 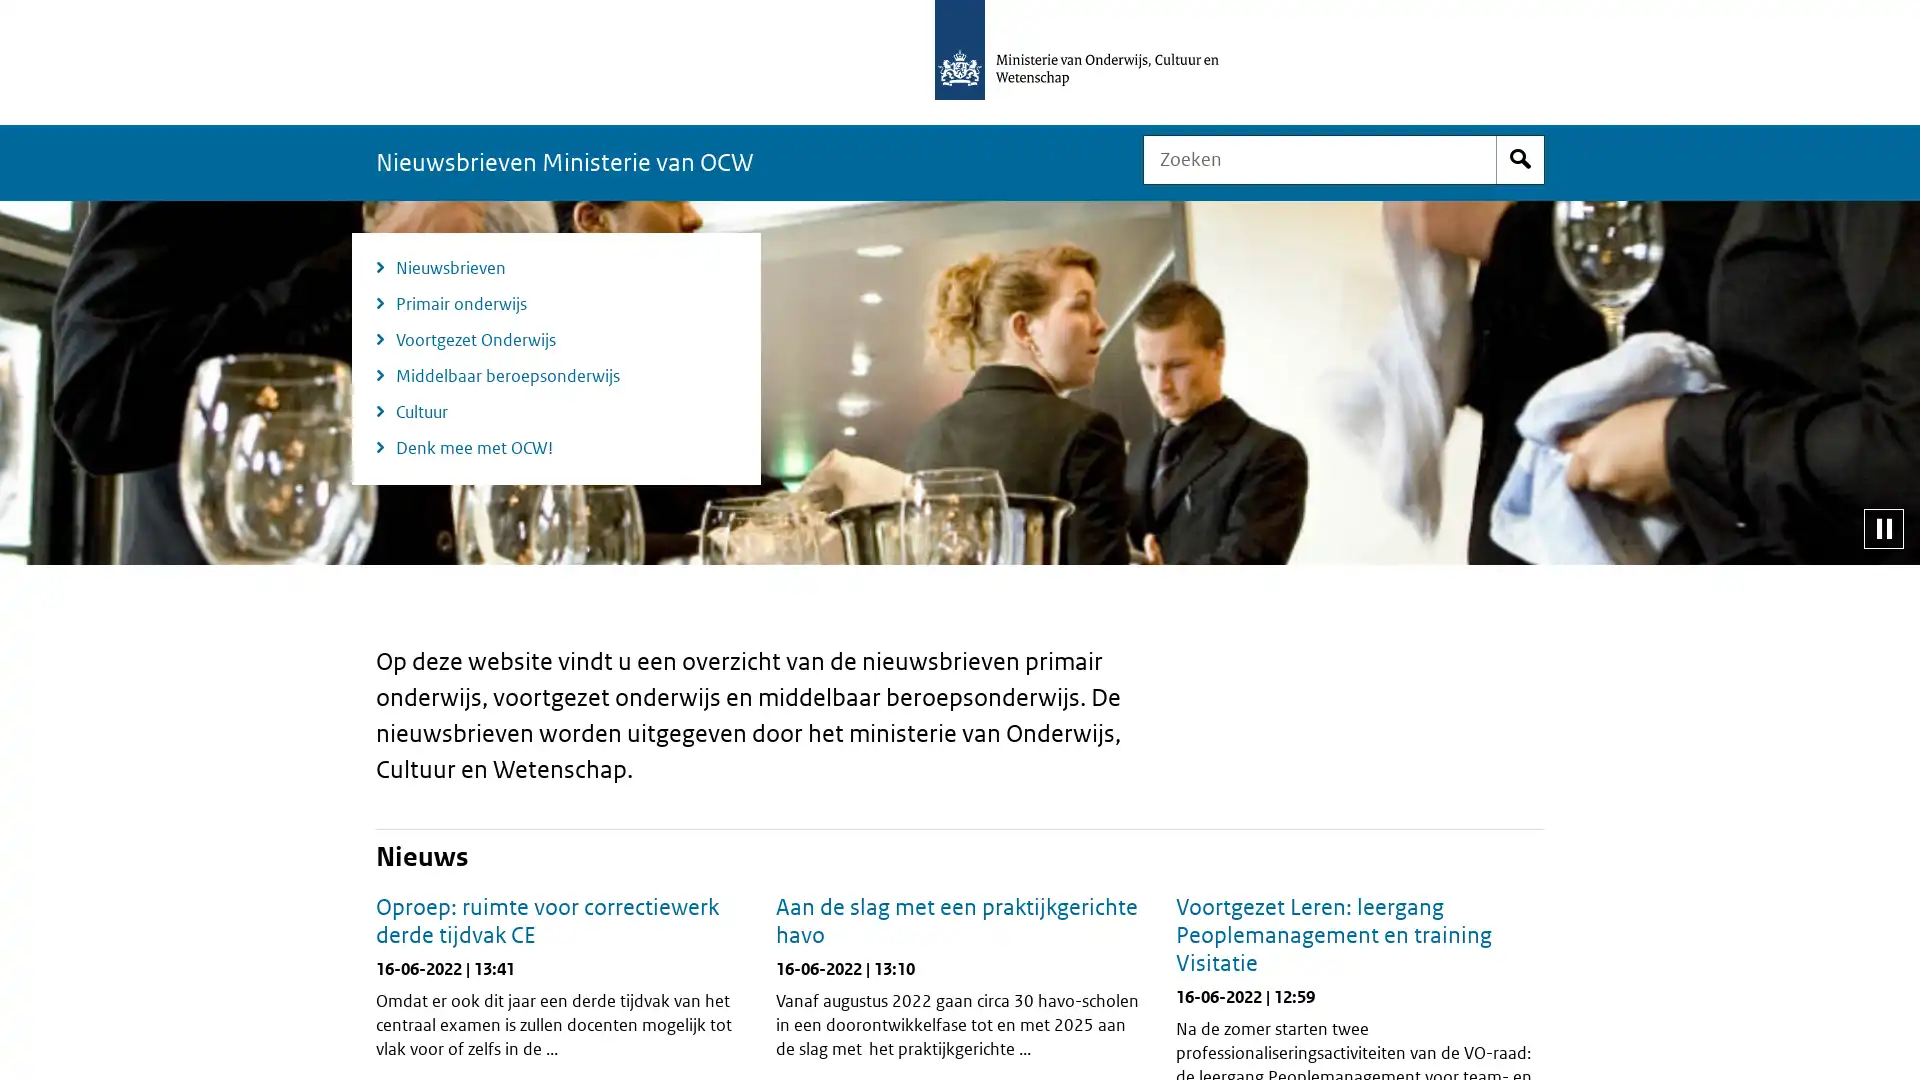 What do you see at coordinates (1520, 158) in the screenshot?
I see `Start zoeken` at bounding box center [1520, 158].